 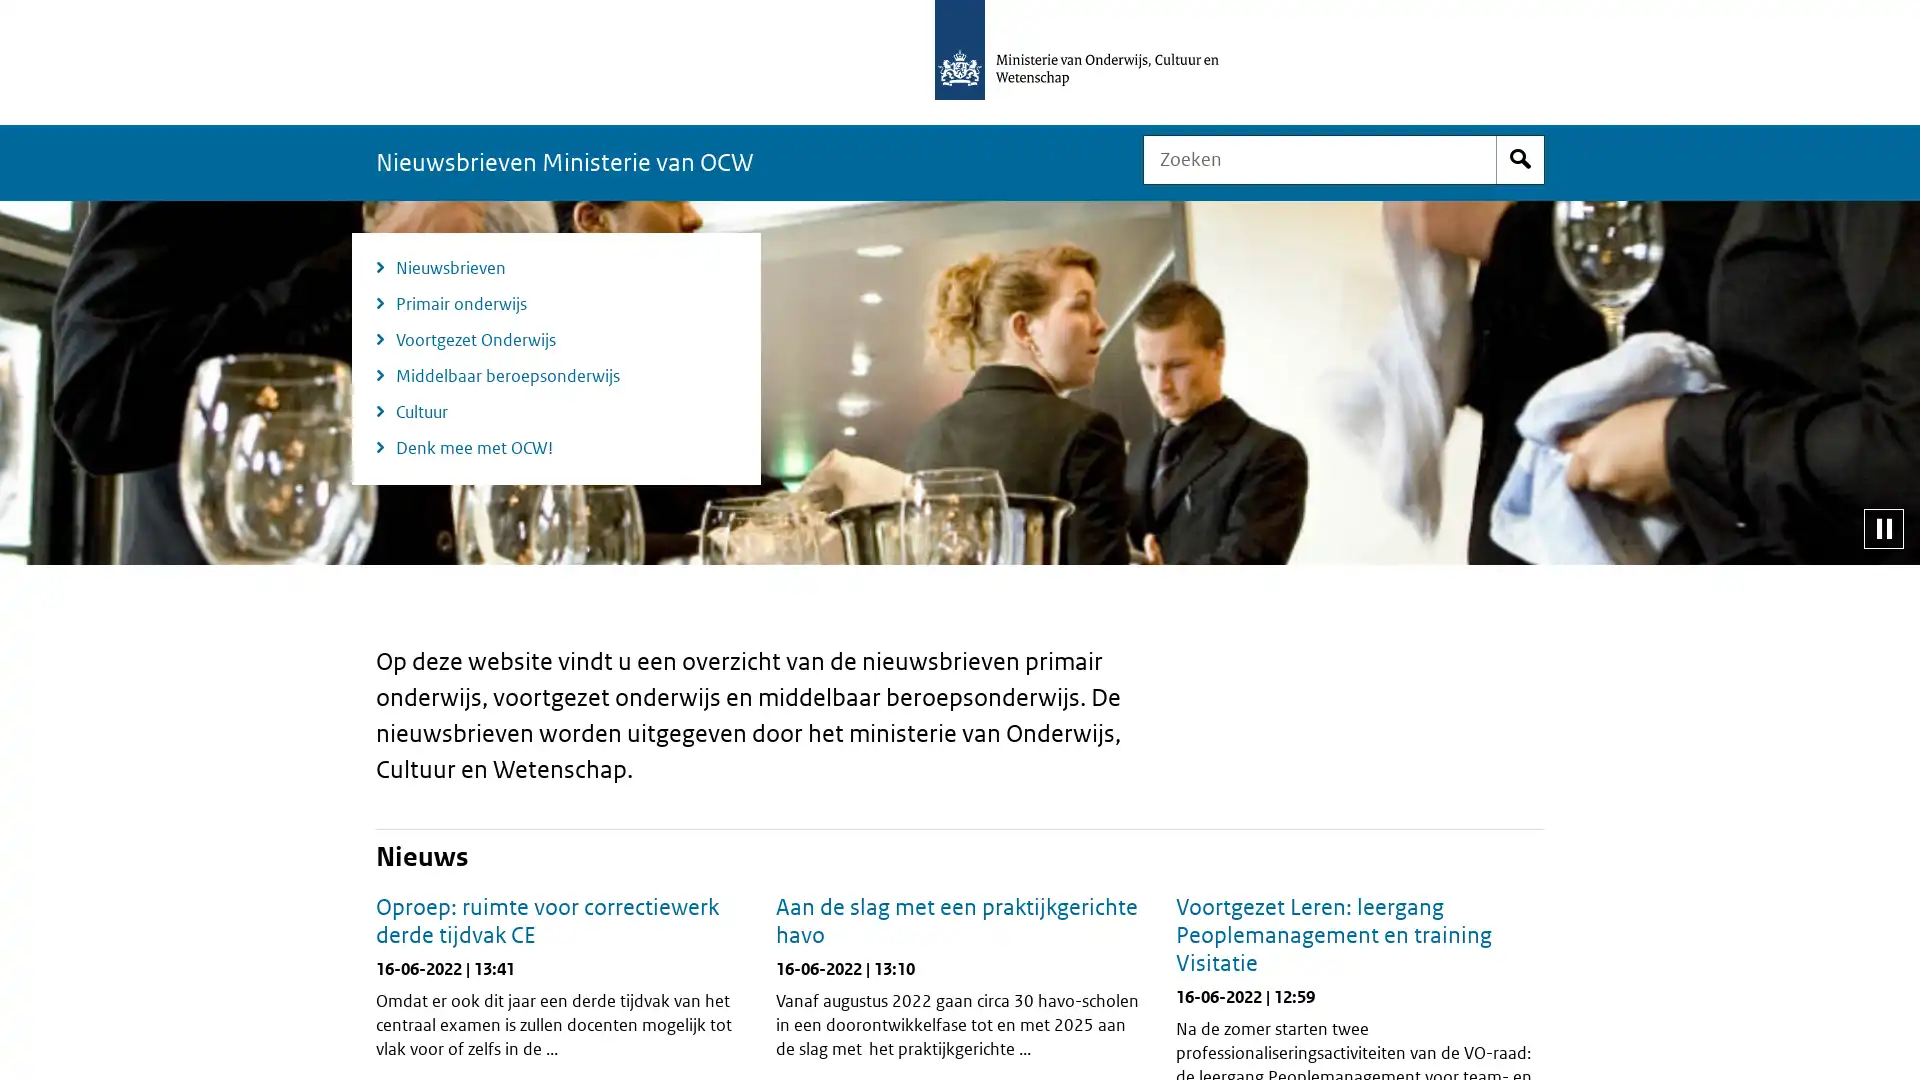 What do you see at coordinates (1520, 158) in the screenshot?
I see `Start zoeken` at bounding box center [1520, 158].